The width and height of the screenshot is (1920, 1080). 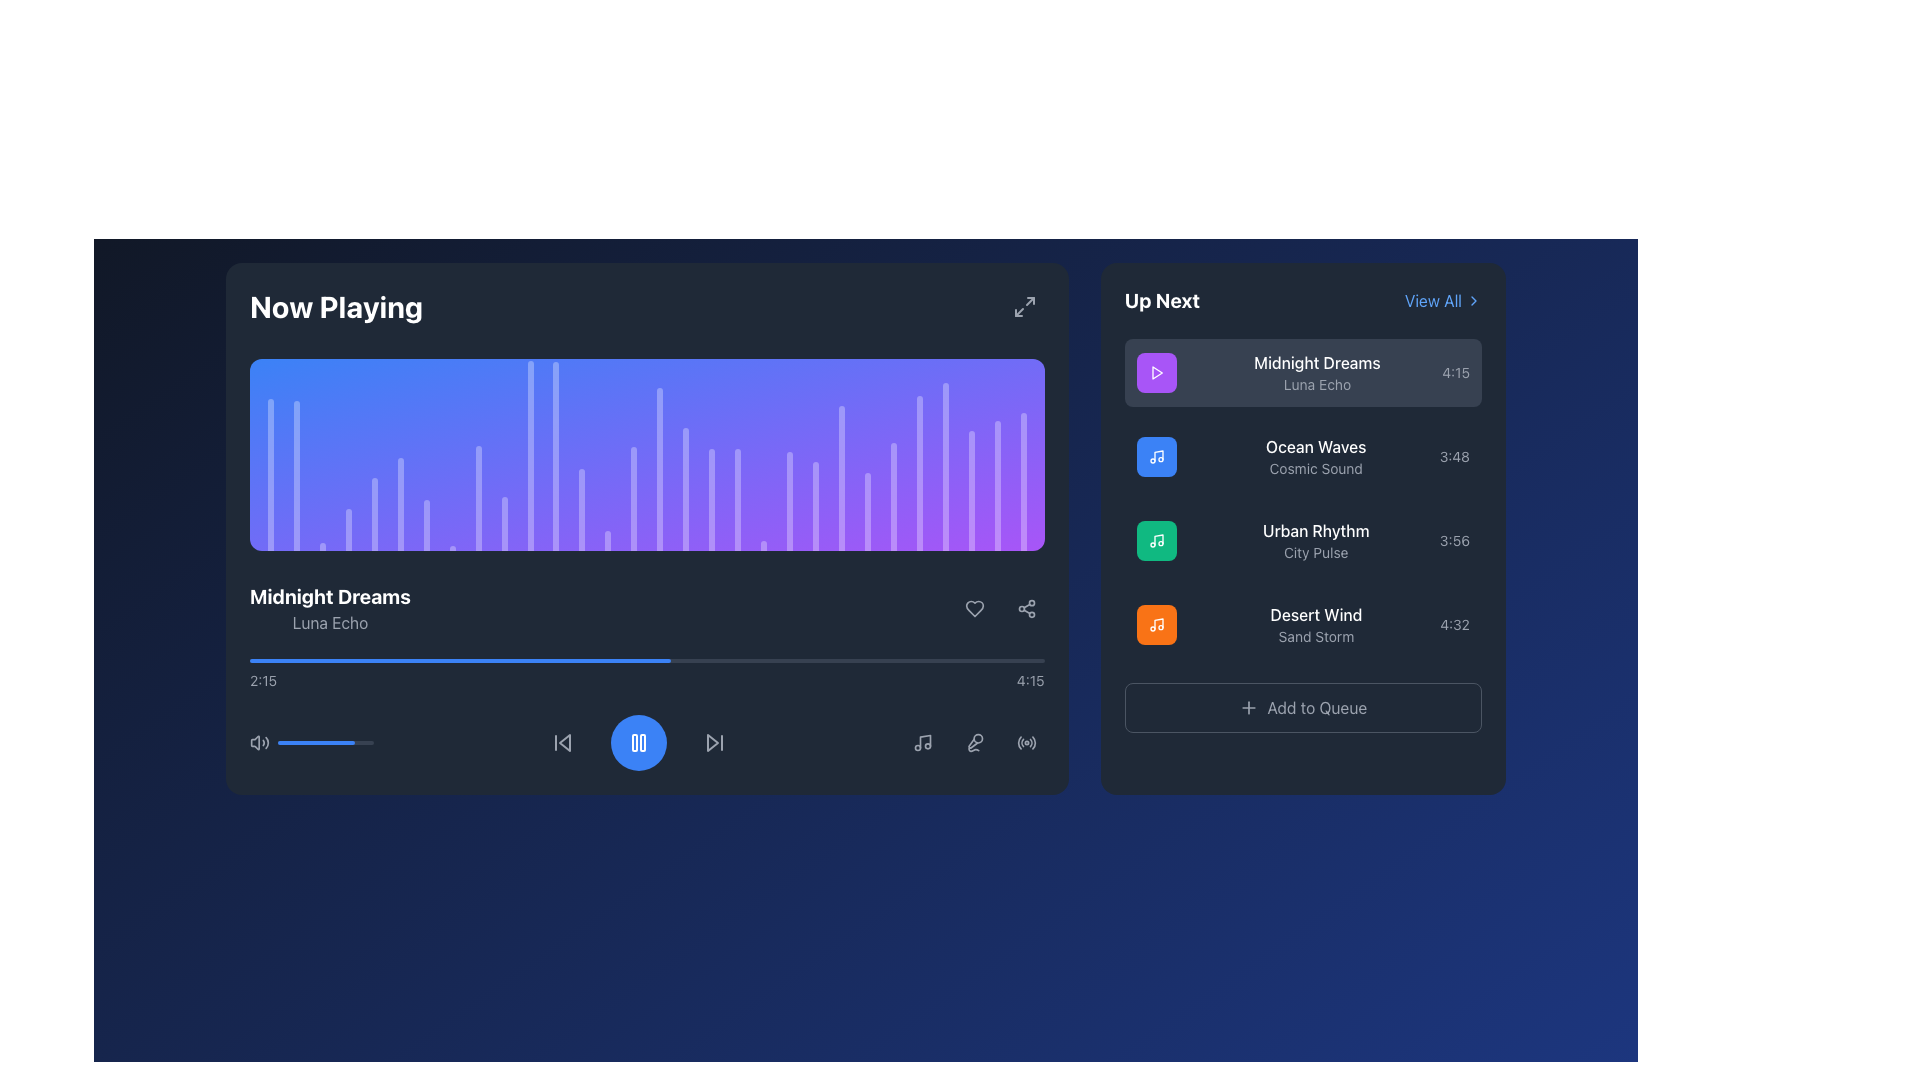 What do you see at coordinates (1316, 540) in the screenshot?
I see `the text label displaying 'Urban Rhythm' for accessibility navigation` at bounding box center [1316, 540].